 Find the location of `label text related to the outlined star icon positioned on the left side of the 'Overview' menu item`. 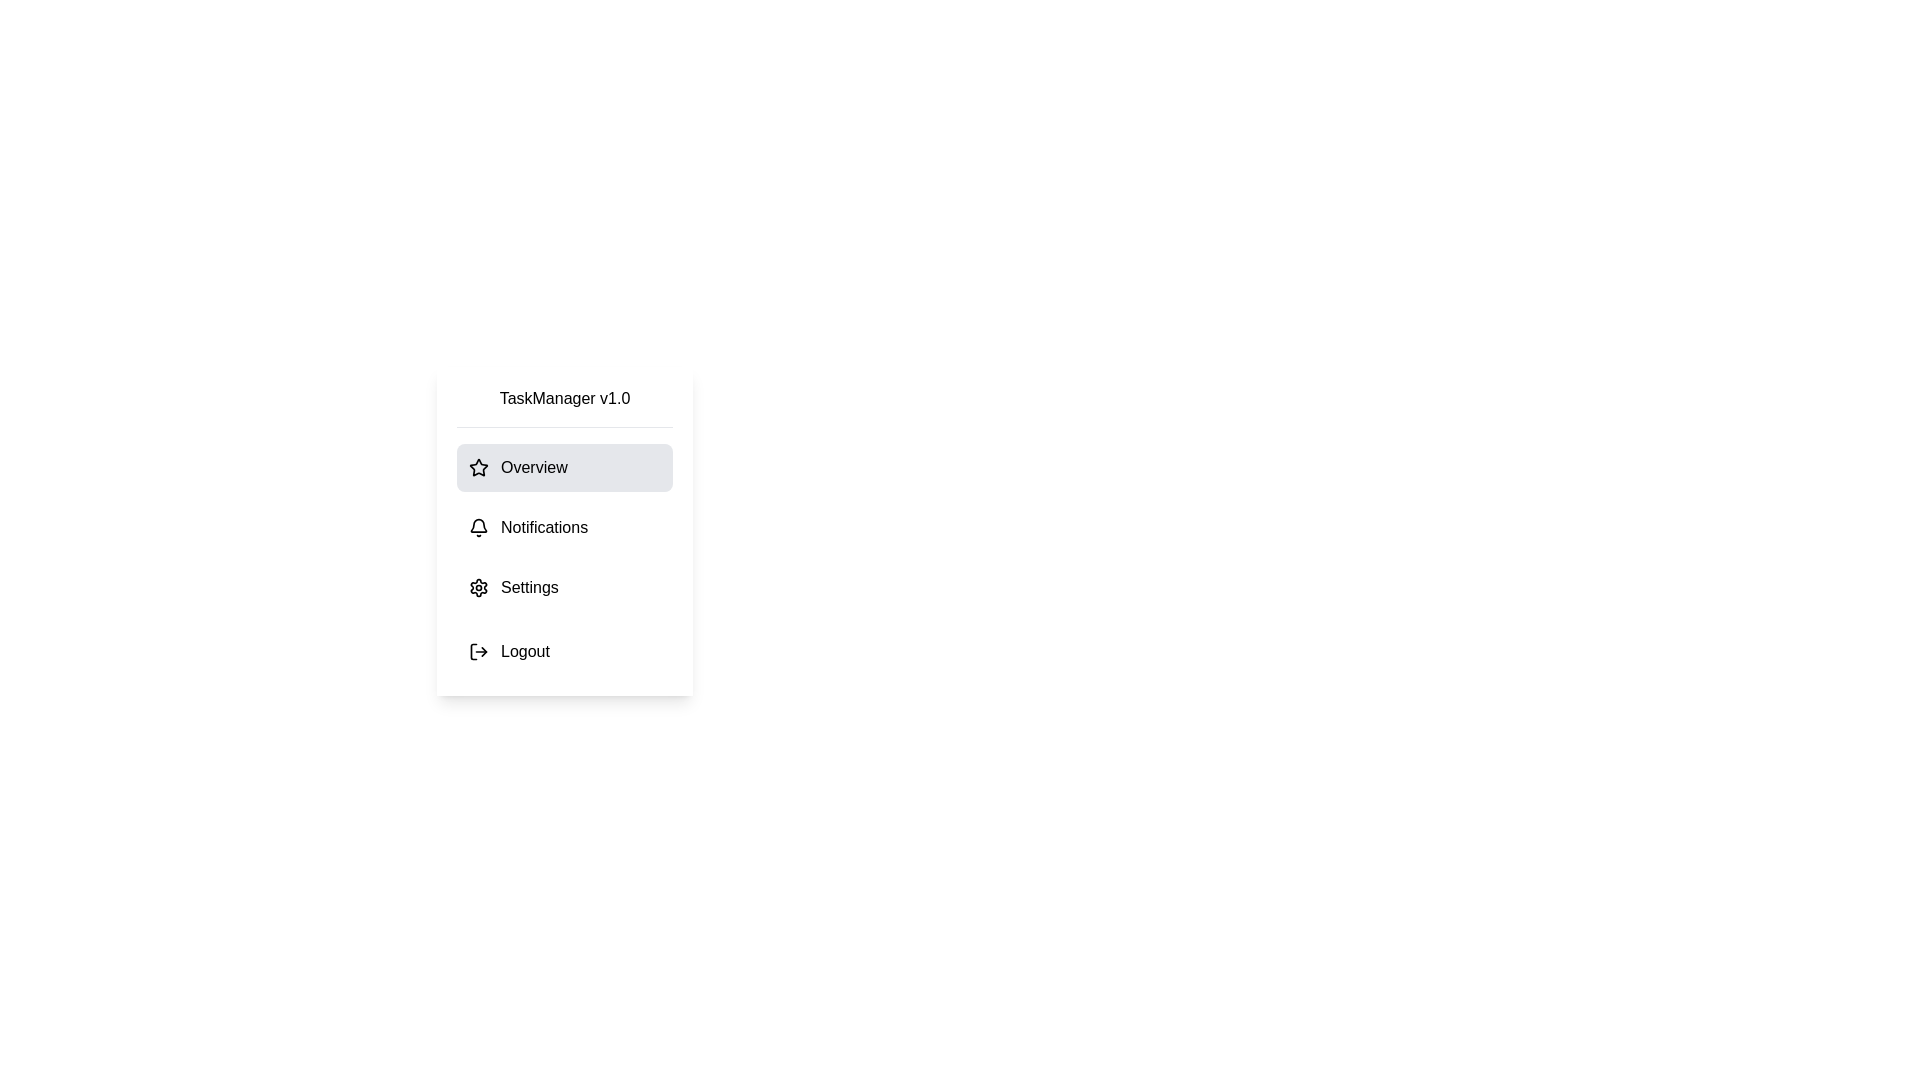

label text related to the outlined star icon positioned on the left side of the 'Overview' menu item is located at coordinates (478, 467).